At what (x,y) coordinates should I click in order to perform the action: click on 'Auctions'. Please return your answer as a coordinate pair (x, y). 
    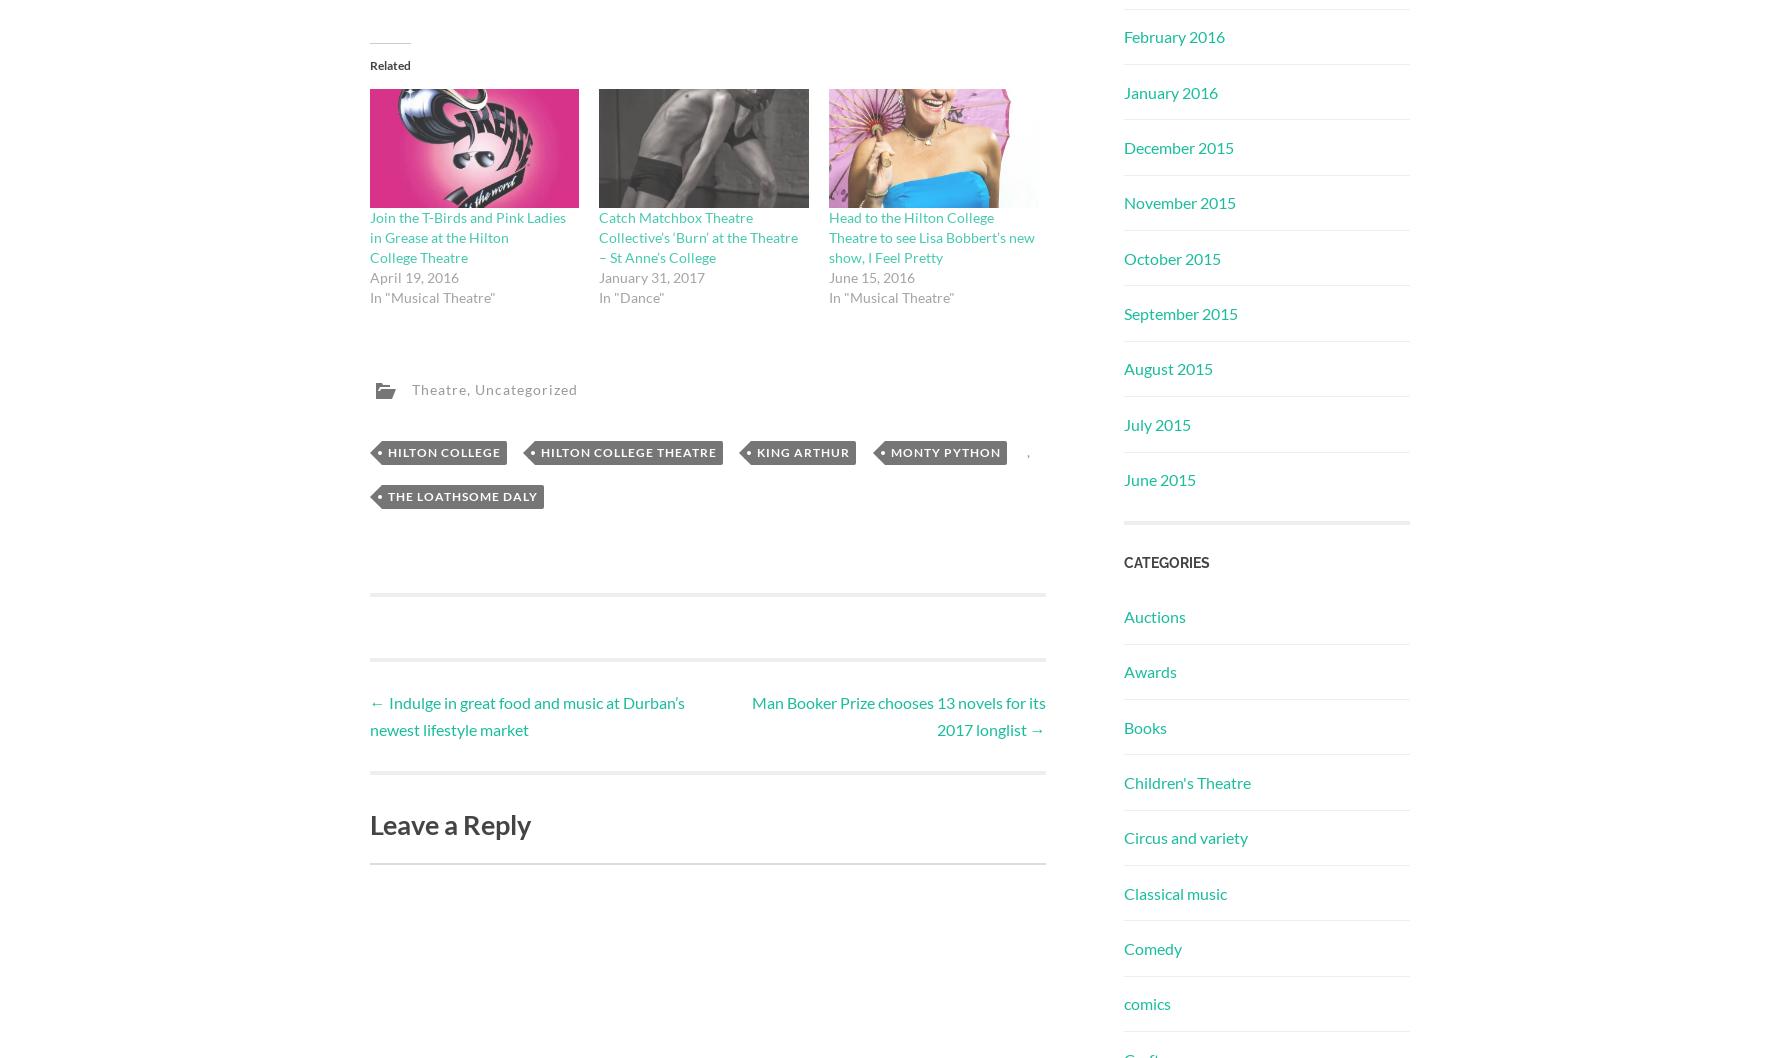
    Looking at the image, I should click on (1154, 615).